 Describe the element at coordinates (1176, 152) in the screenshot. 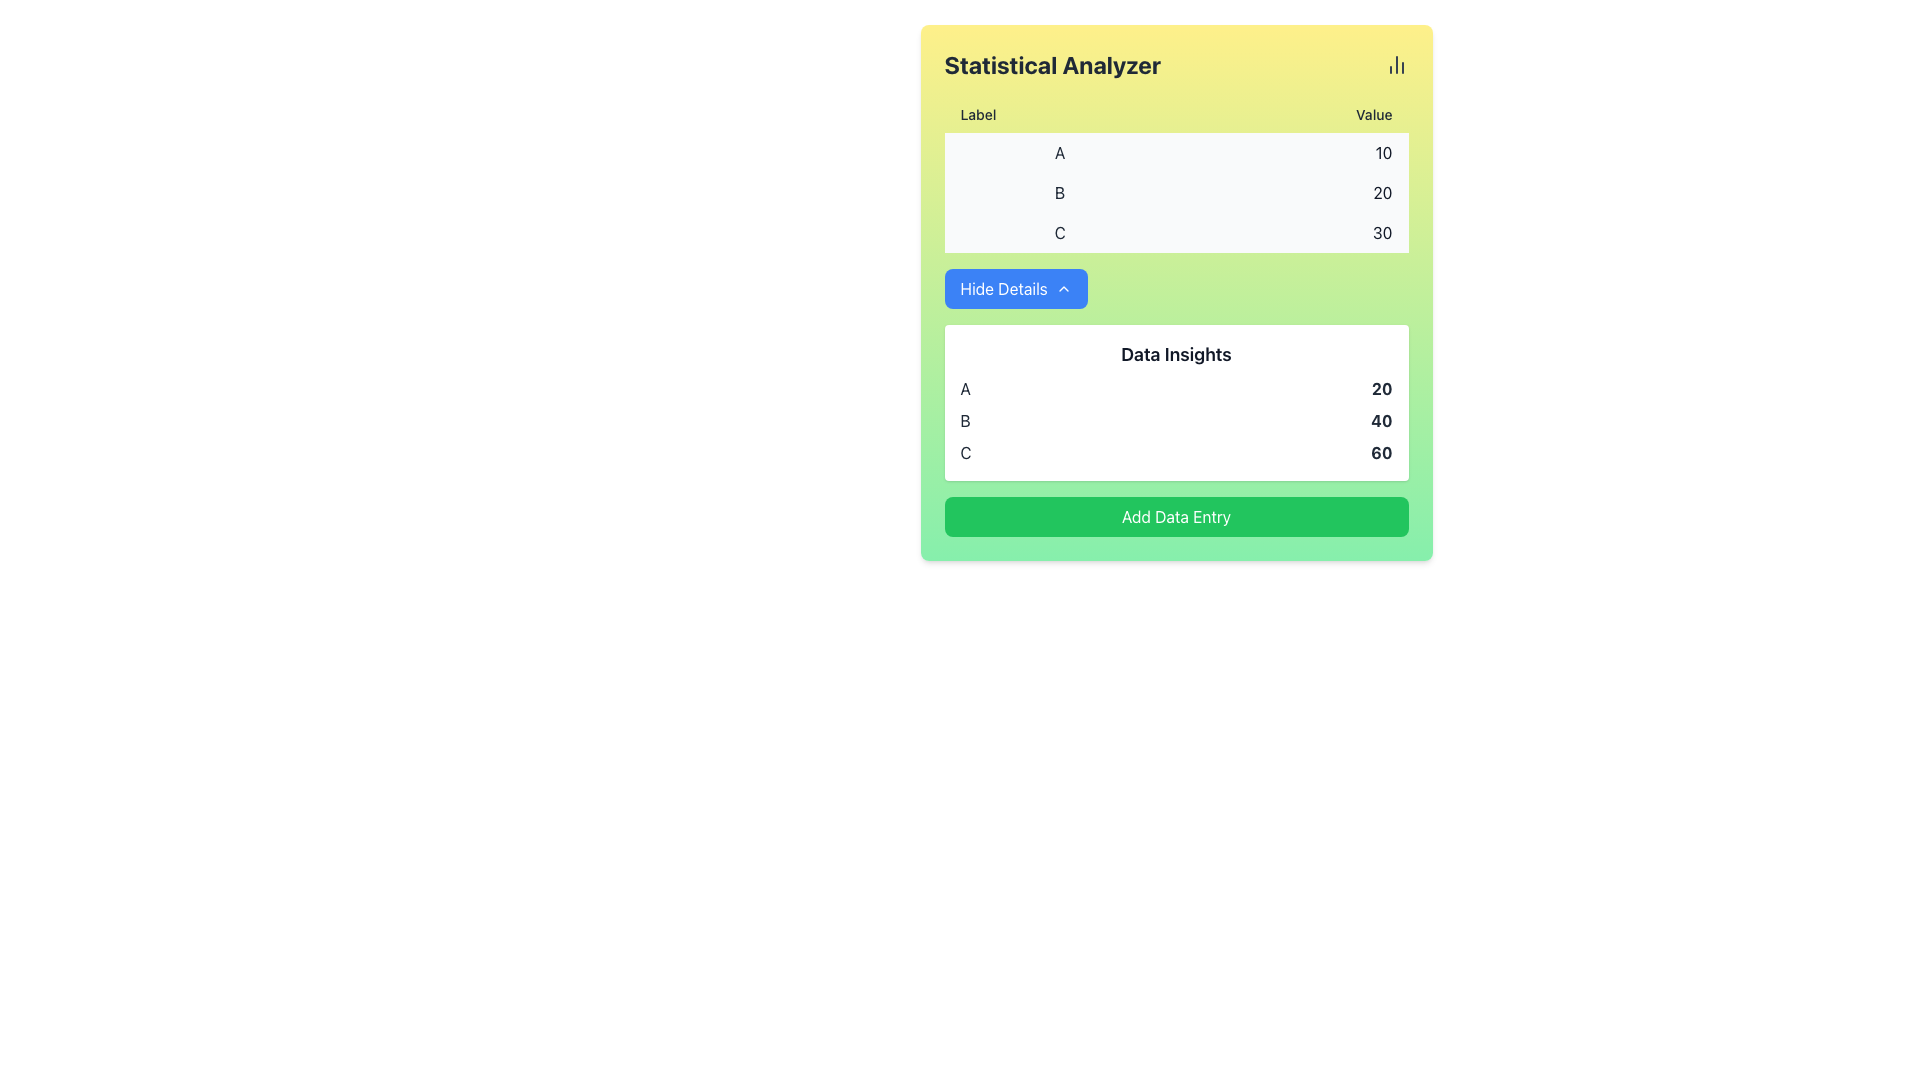

I see `the first table row displaying 'A' on the left and '10' on the right, which has a light gray background` at that location.